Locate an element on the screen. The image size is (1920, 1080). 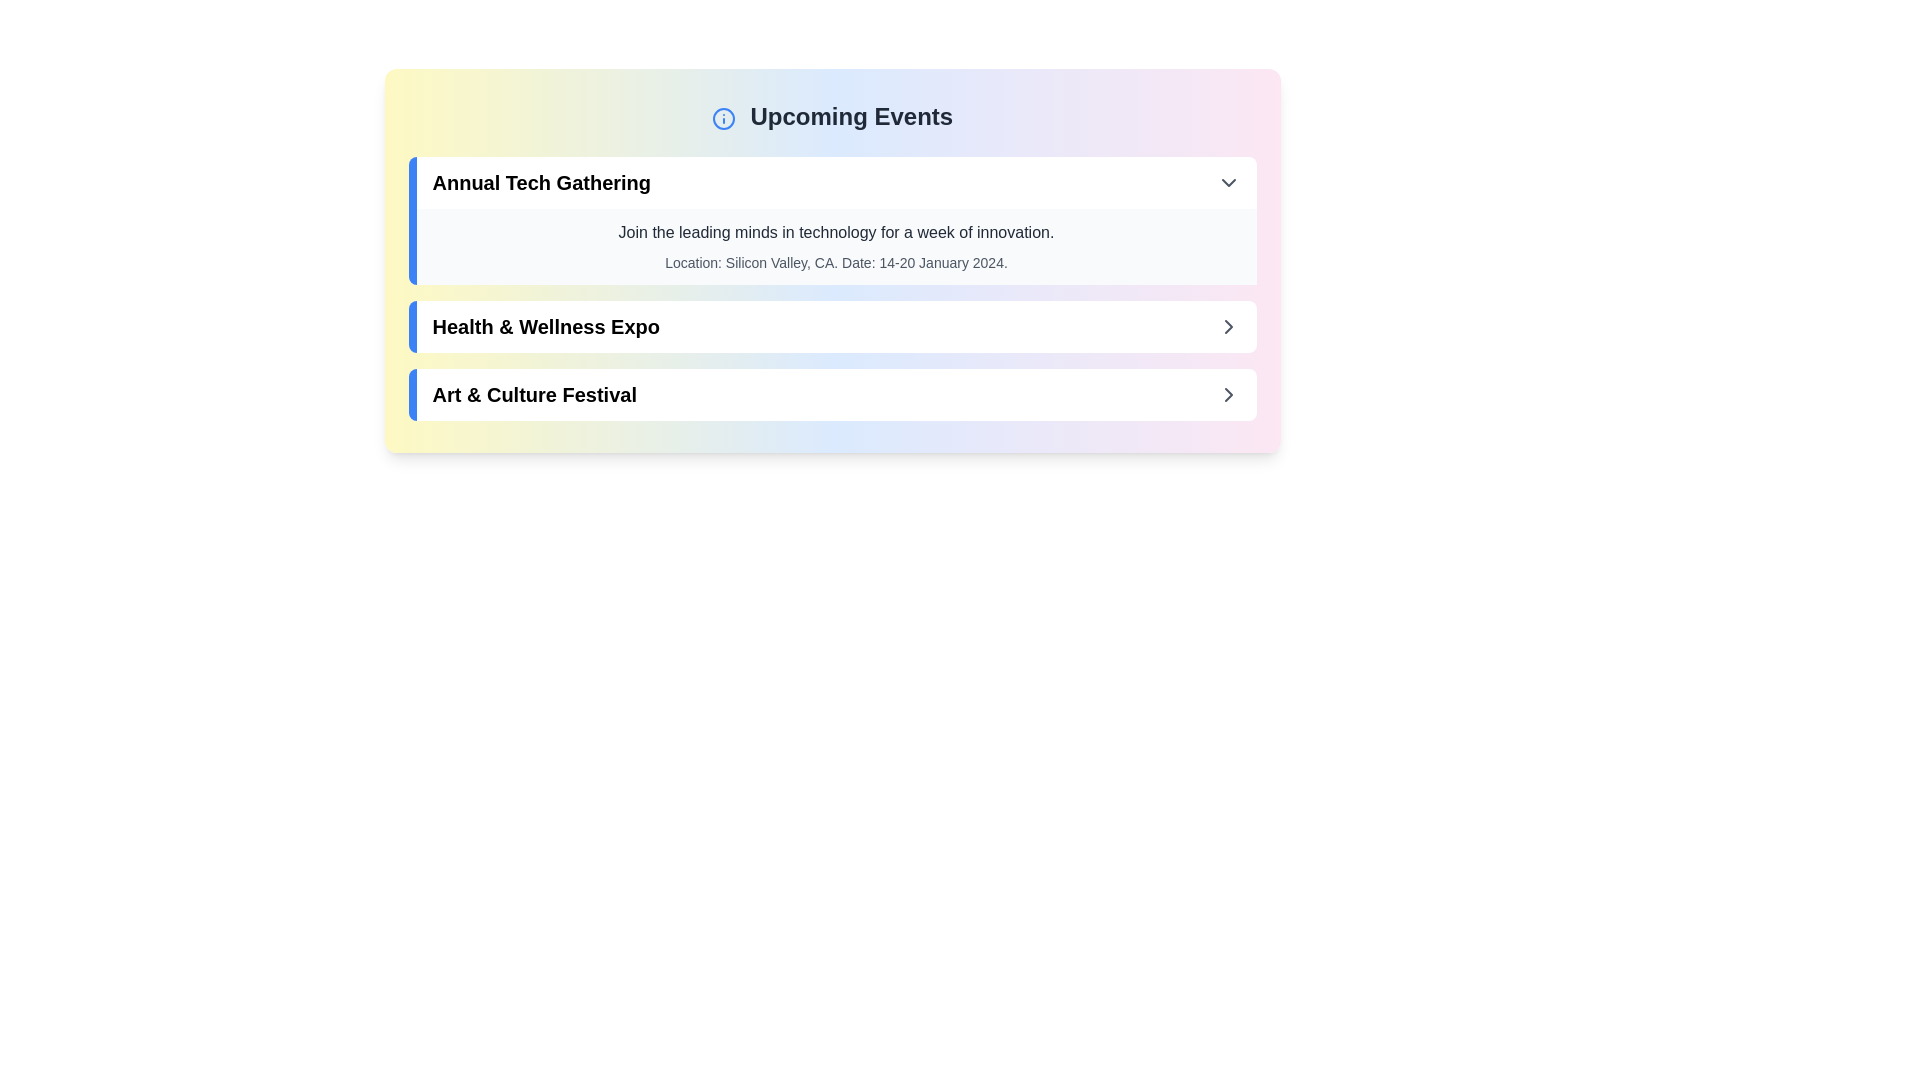
the navigational indicator icon positioned at the rightmost side of the second event card aligned with the 'Health & Wellness Expo' text is located at coordinates (1227, 326).